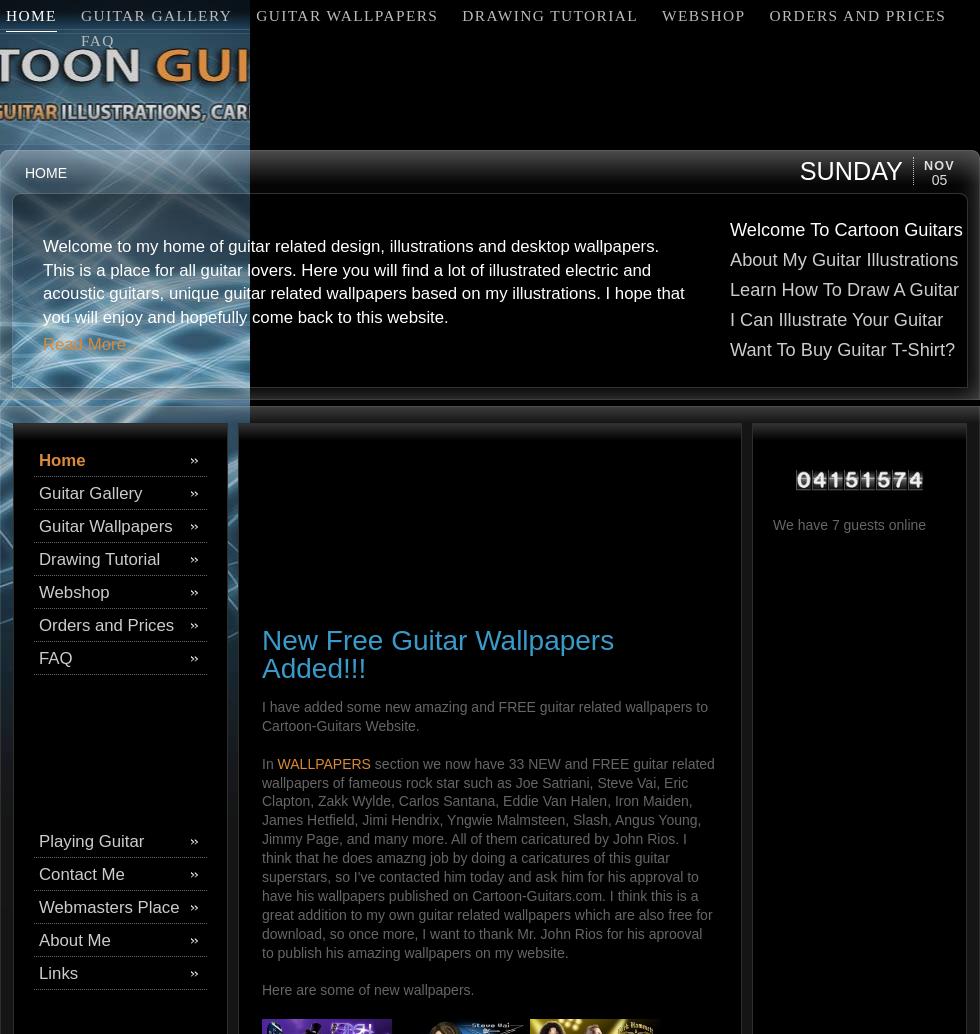 This screenshot has width=980, height=1034. I want to click on 'Playing Guitar', so click(91, 840).